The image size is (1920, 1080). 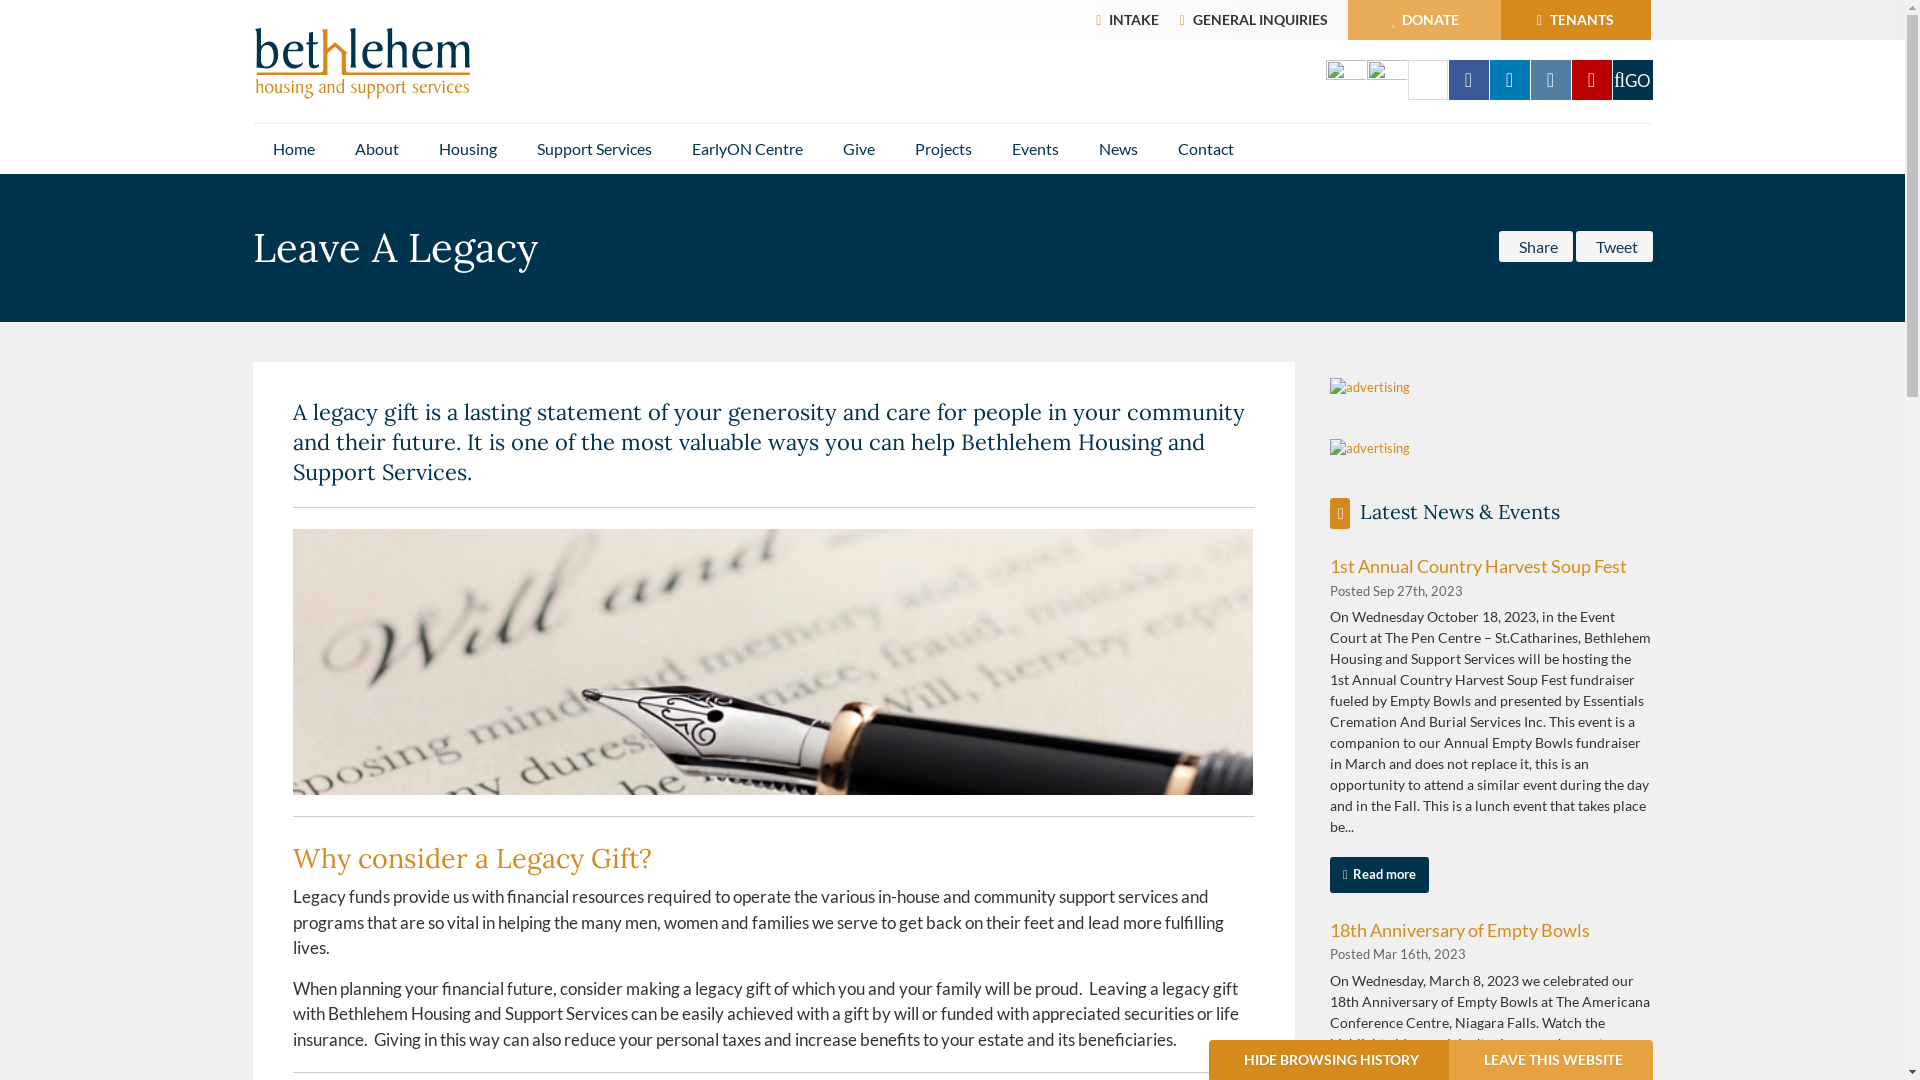 I want to click on '1st Annual Country Harvest Soup Fest', so click(x=1478, y=566).